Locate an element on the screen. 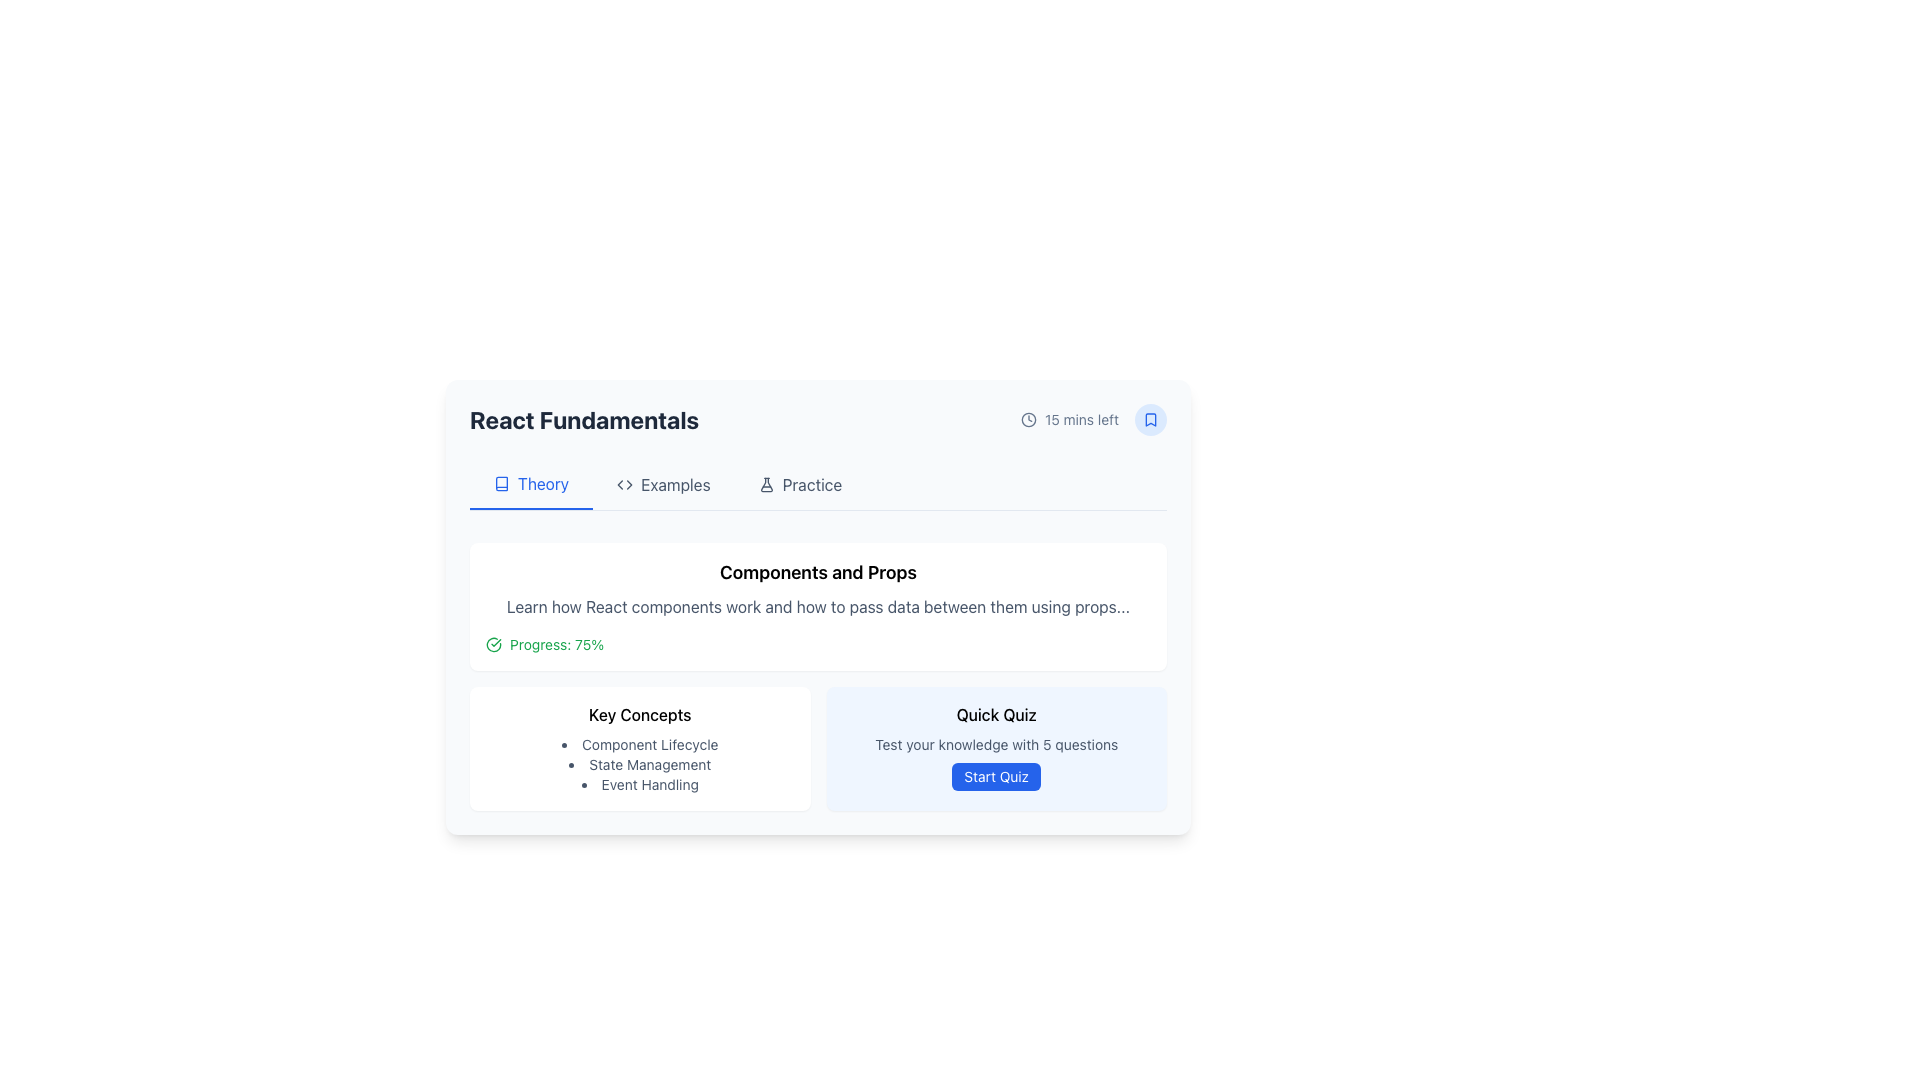  the SVG or vector graphic icon located is located at coordinates (765, 485).